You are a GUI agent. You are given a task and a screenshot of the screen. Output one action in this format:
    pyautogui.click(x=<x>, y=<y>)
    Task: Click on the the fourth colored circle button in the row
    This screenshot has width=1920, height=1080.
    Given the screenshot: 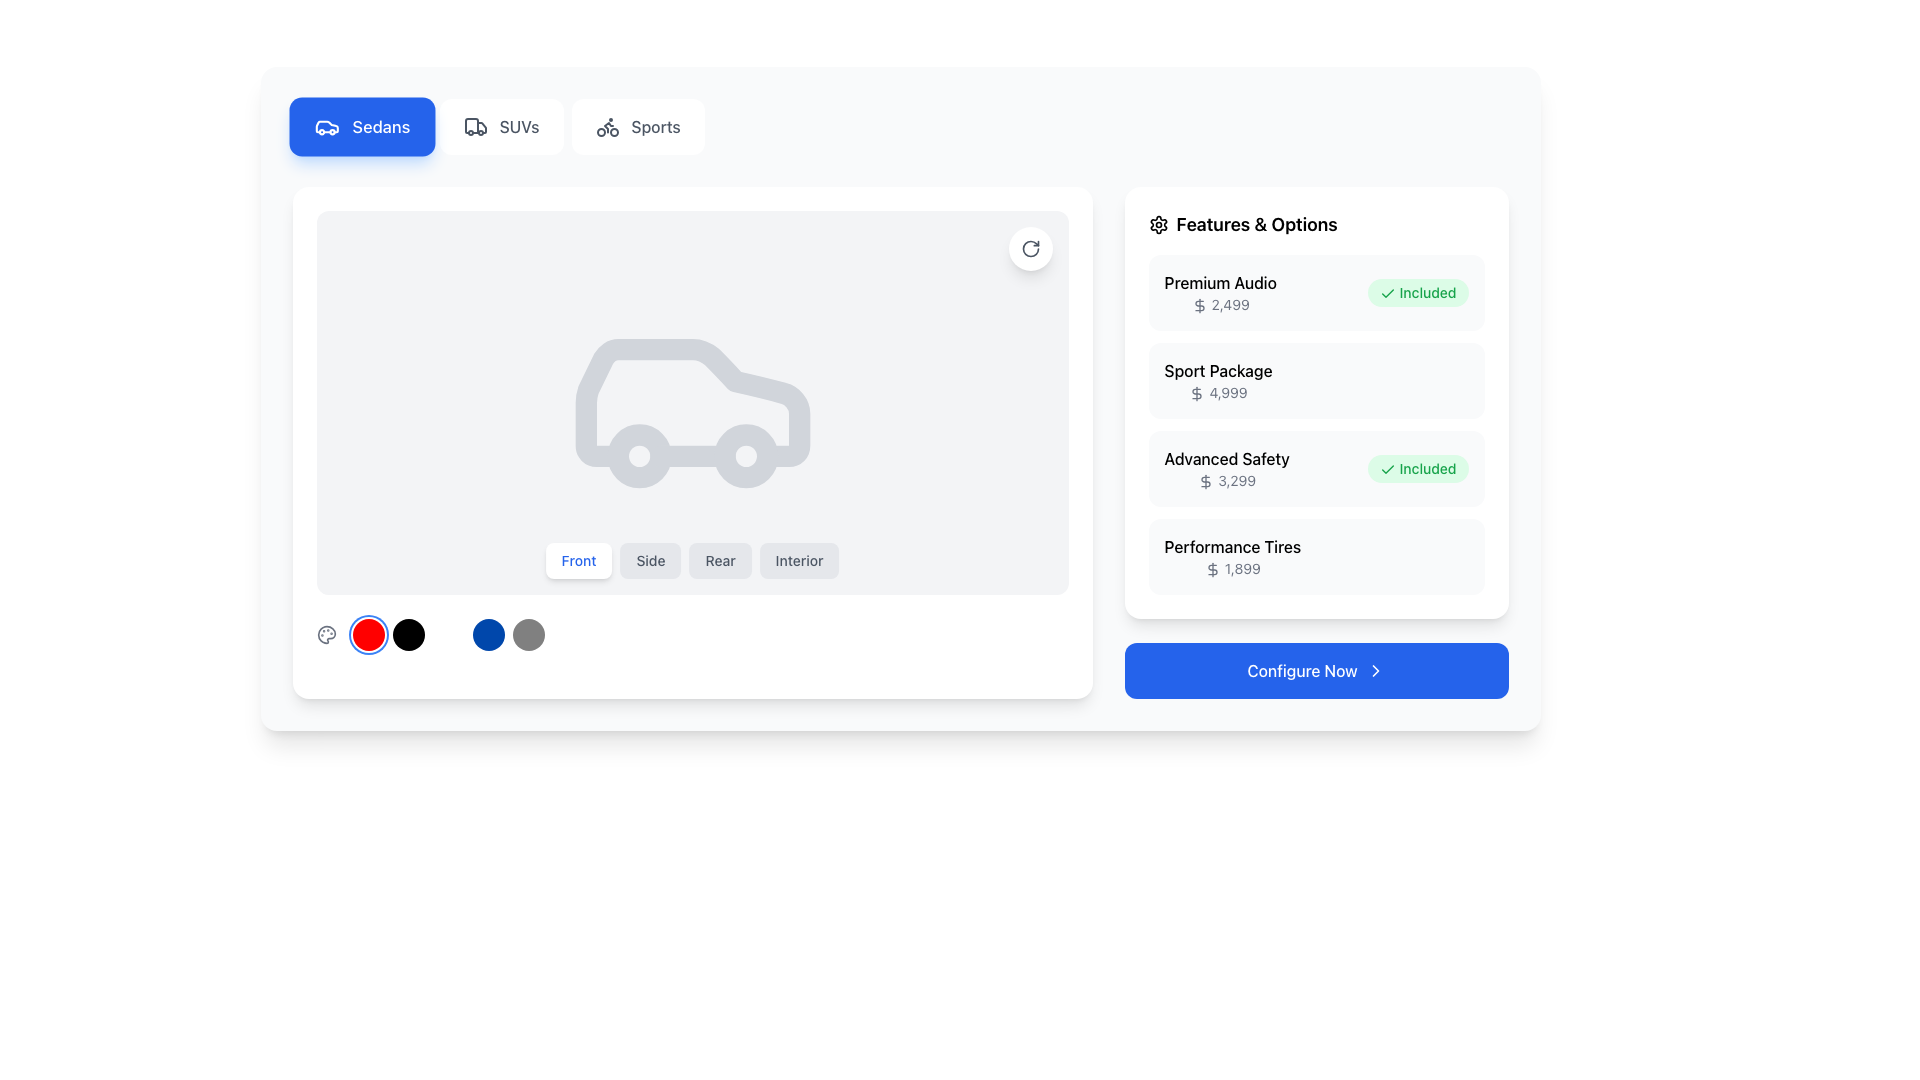 What is the action you would take?
    pyautogui.click(x=488, y=635)
    